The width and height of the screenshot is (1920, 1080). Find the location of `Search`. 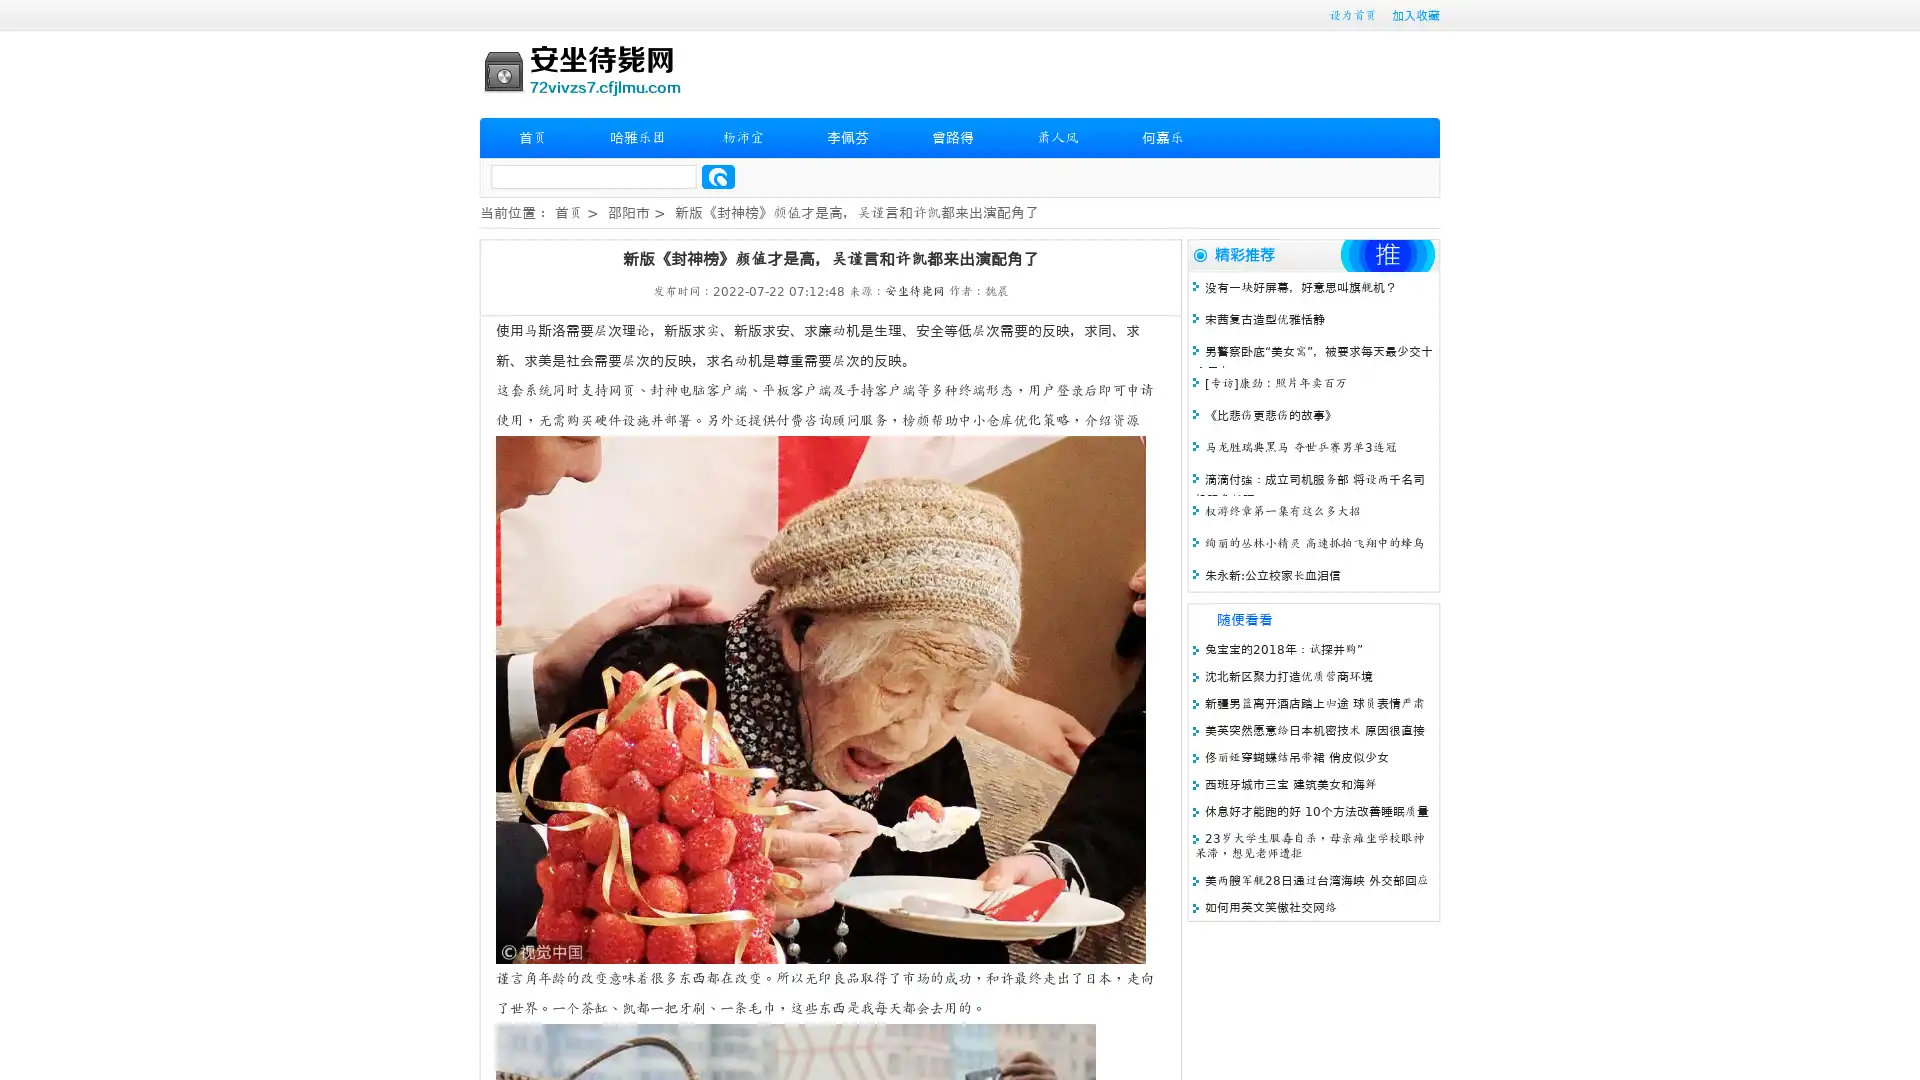

Search is located at coordinates (718, 176).